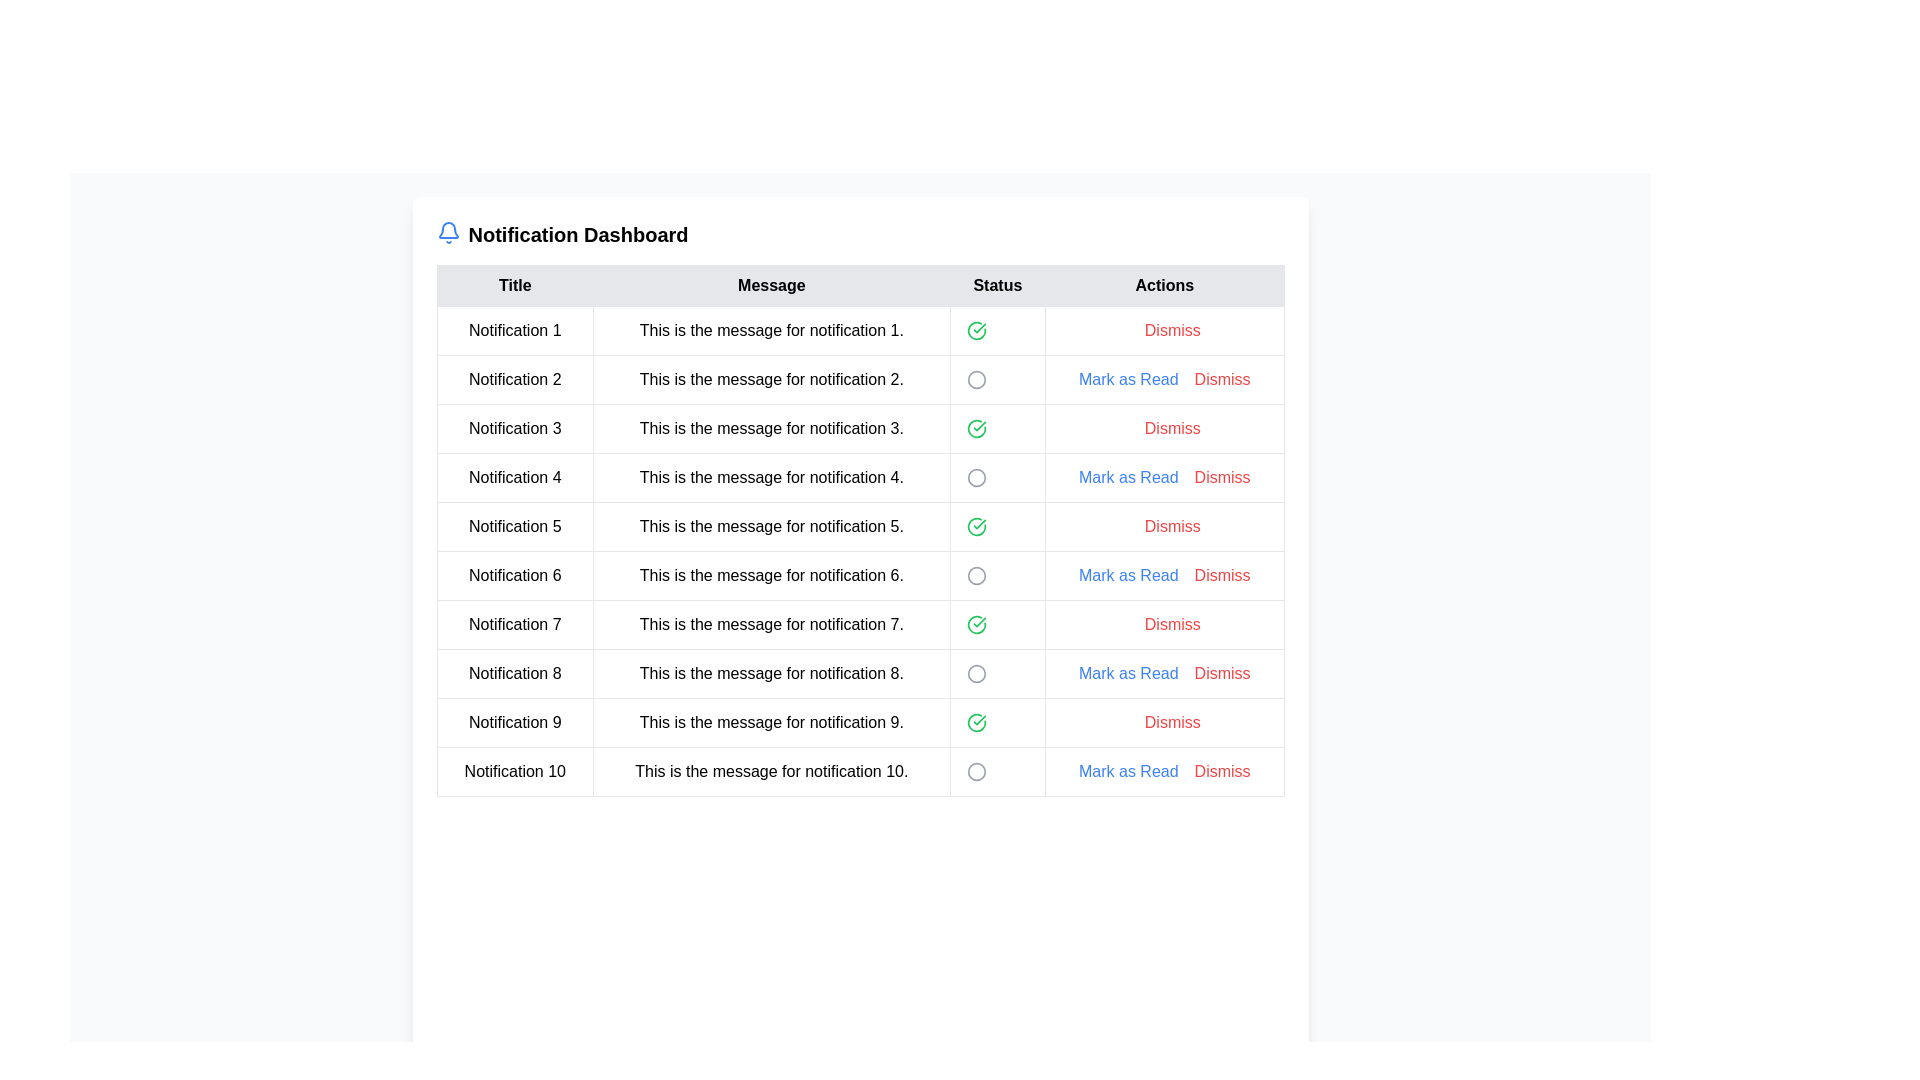 The width and height of the screenshot is (1920, 1080). Describe the element at coordinates (447, 231) in the screenshot. I see `the blue bell-shaped icon located within the notification dashboard, positioned to the left of the 'Notification Dashboard' text` at that location.